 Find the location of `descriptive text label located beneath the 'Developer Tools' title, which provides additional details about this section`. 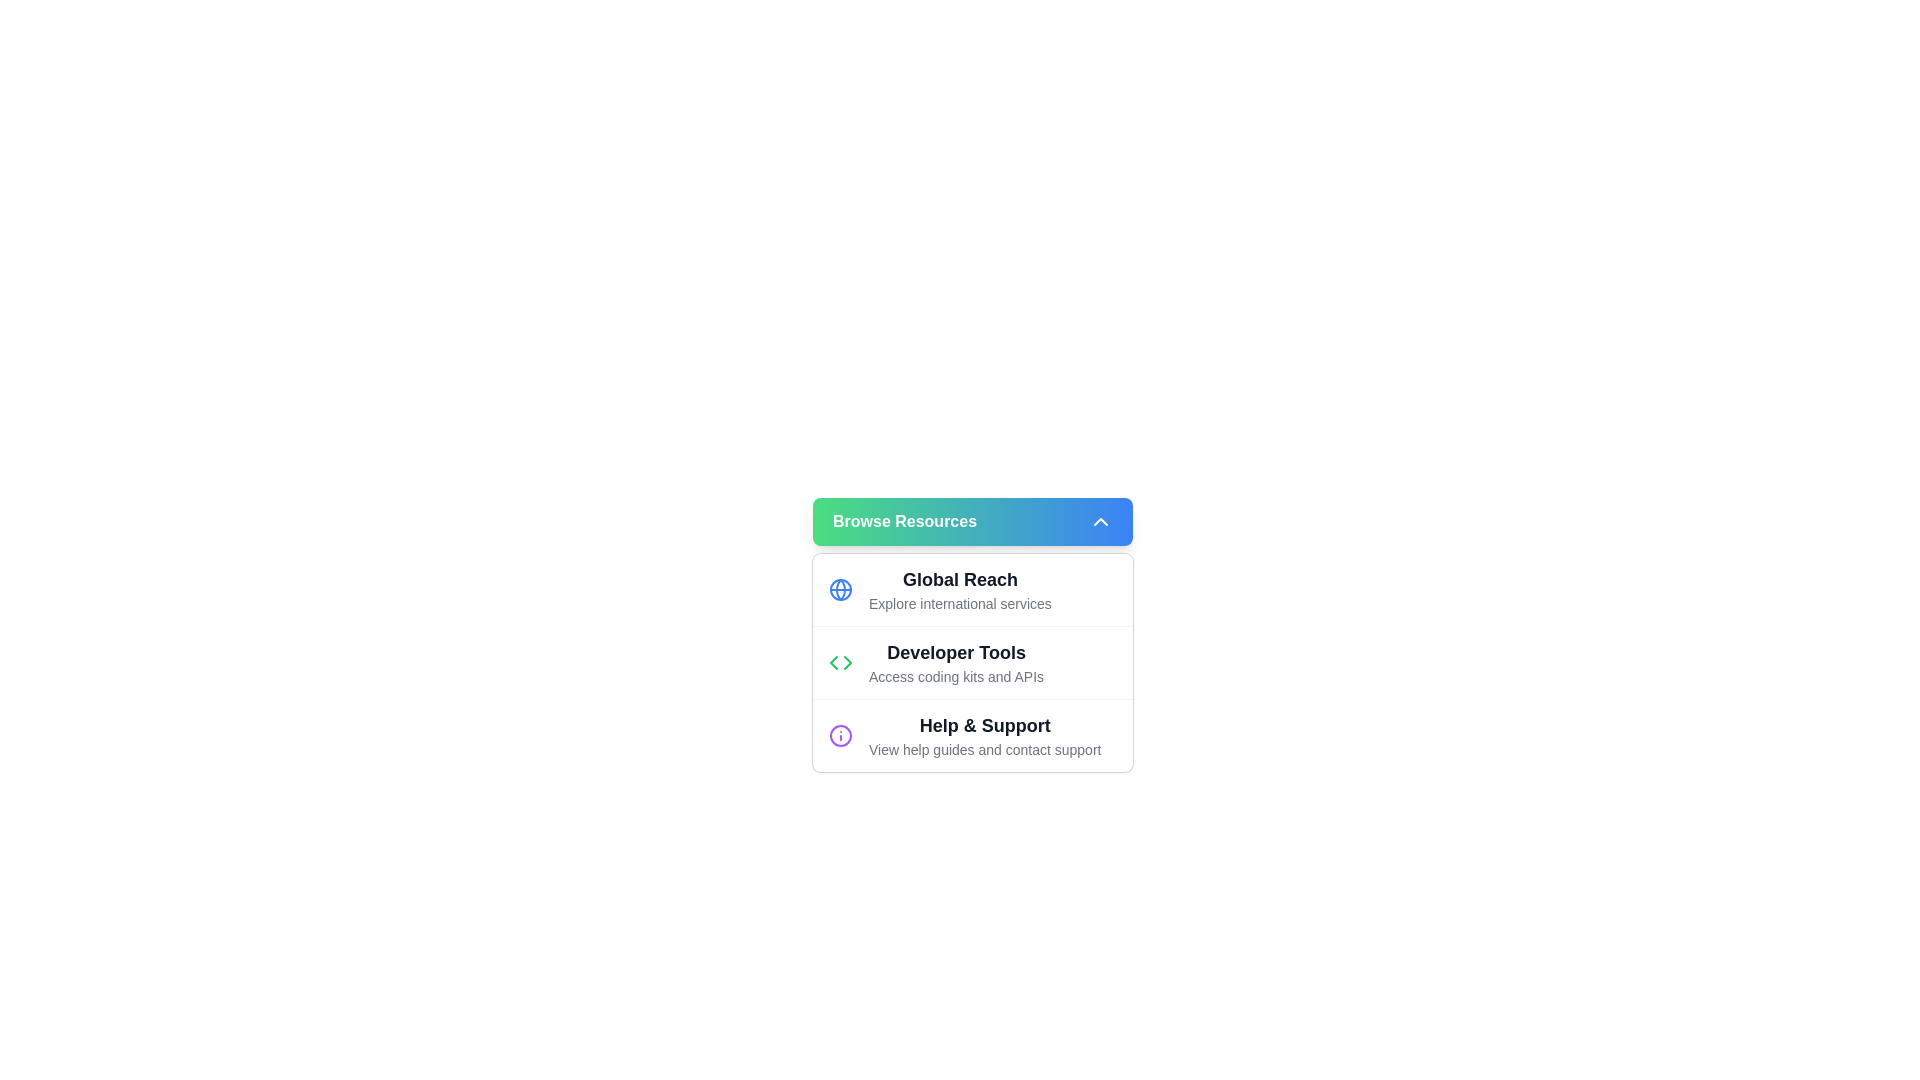

descriptive text label located beneath the 'Developer Tools' title, which provides additional details about this section is located at coordinates (955, 676).